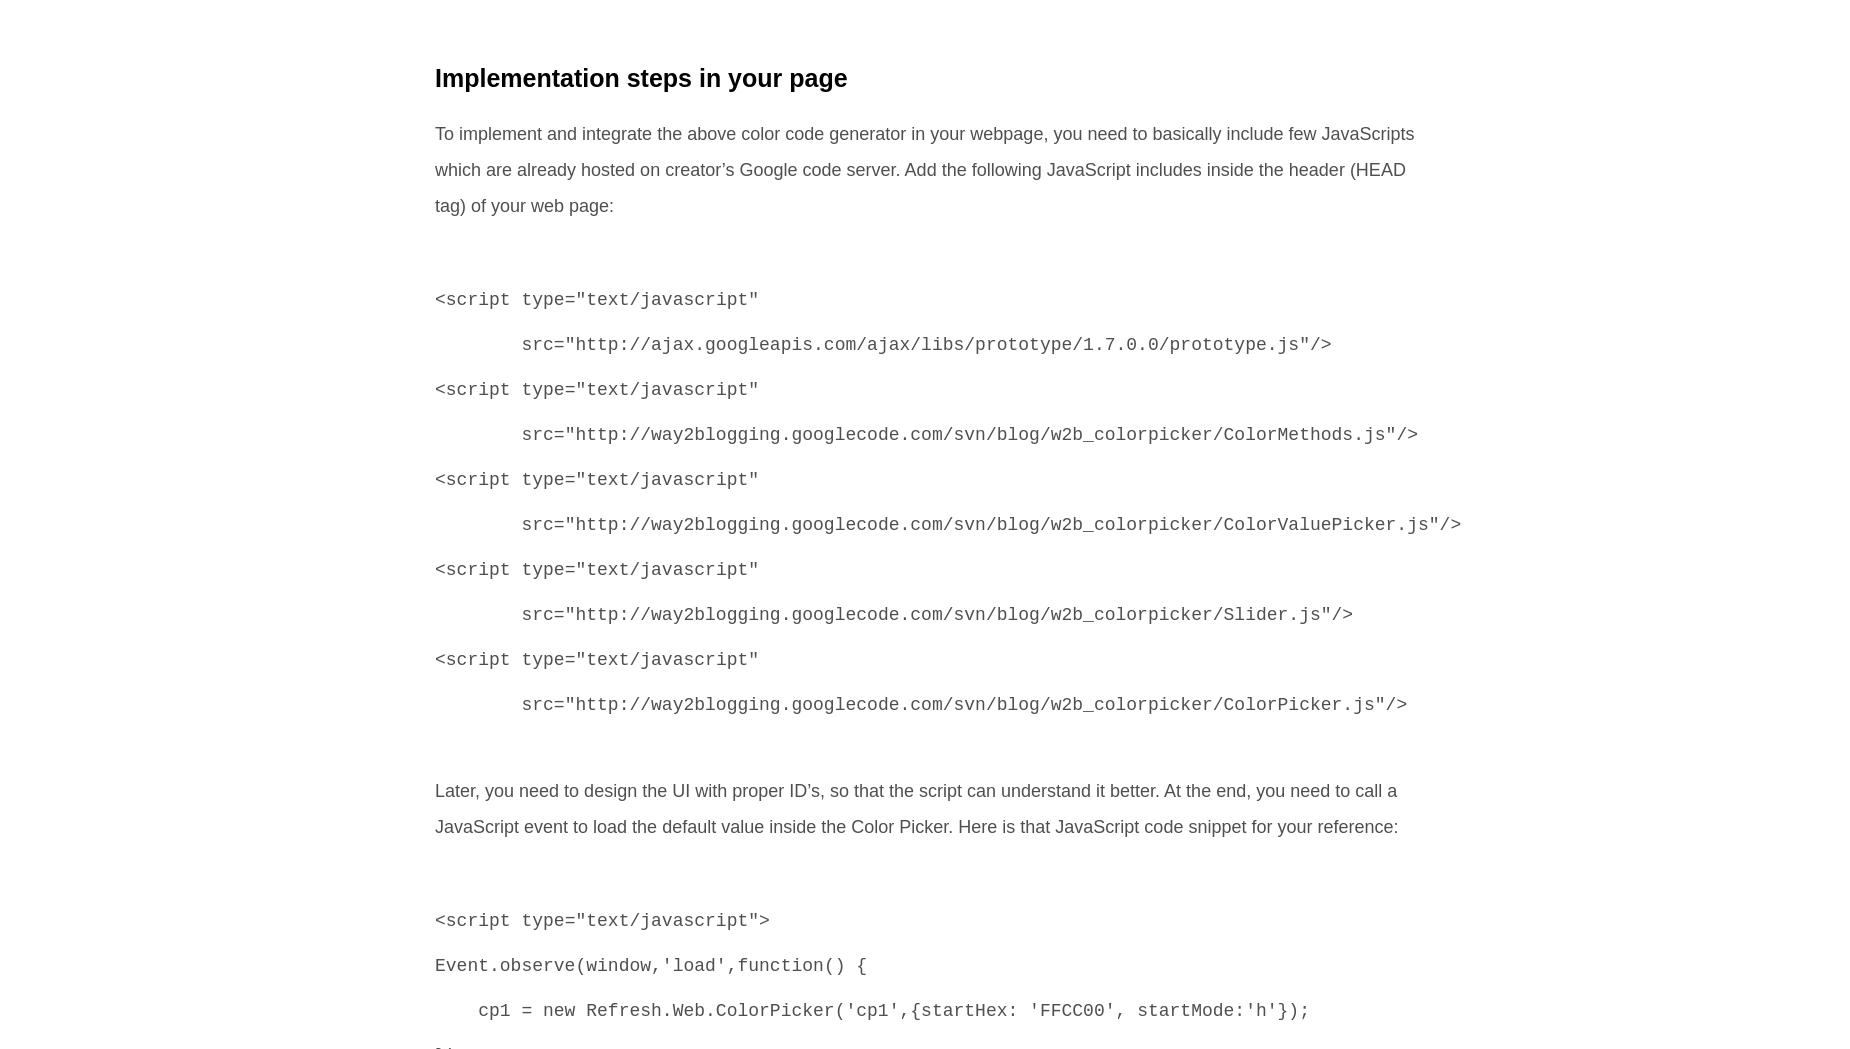 The height and width of the screenshot is (1049, 1850). I want to click on '"text/javascript"', so click(666, 920).